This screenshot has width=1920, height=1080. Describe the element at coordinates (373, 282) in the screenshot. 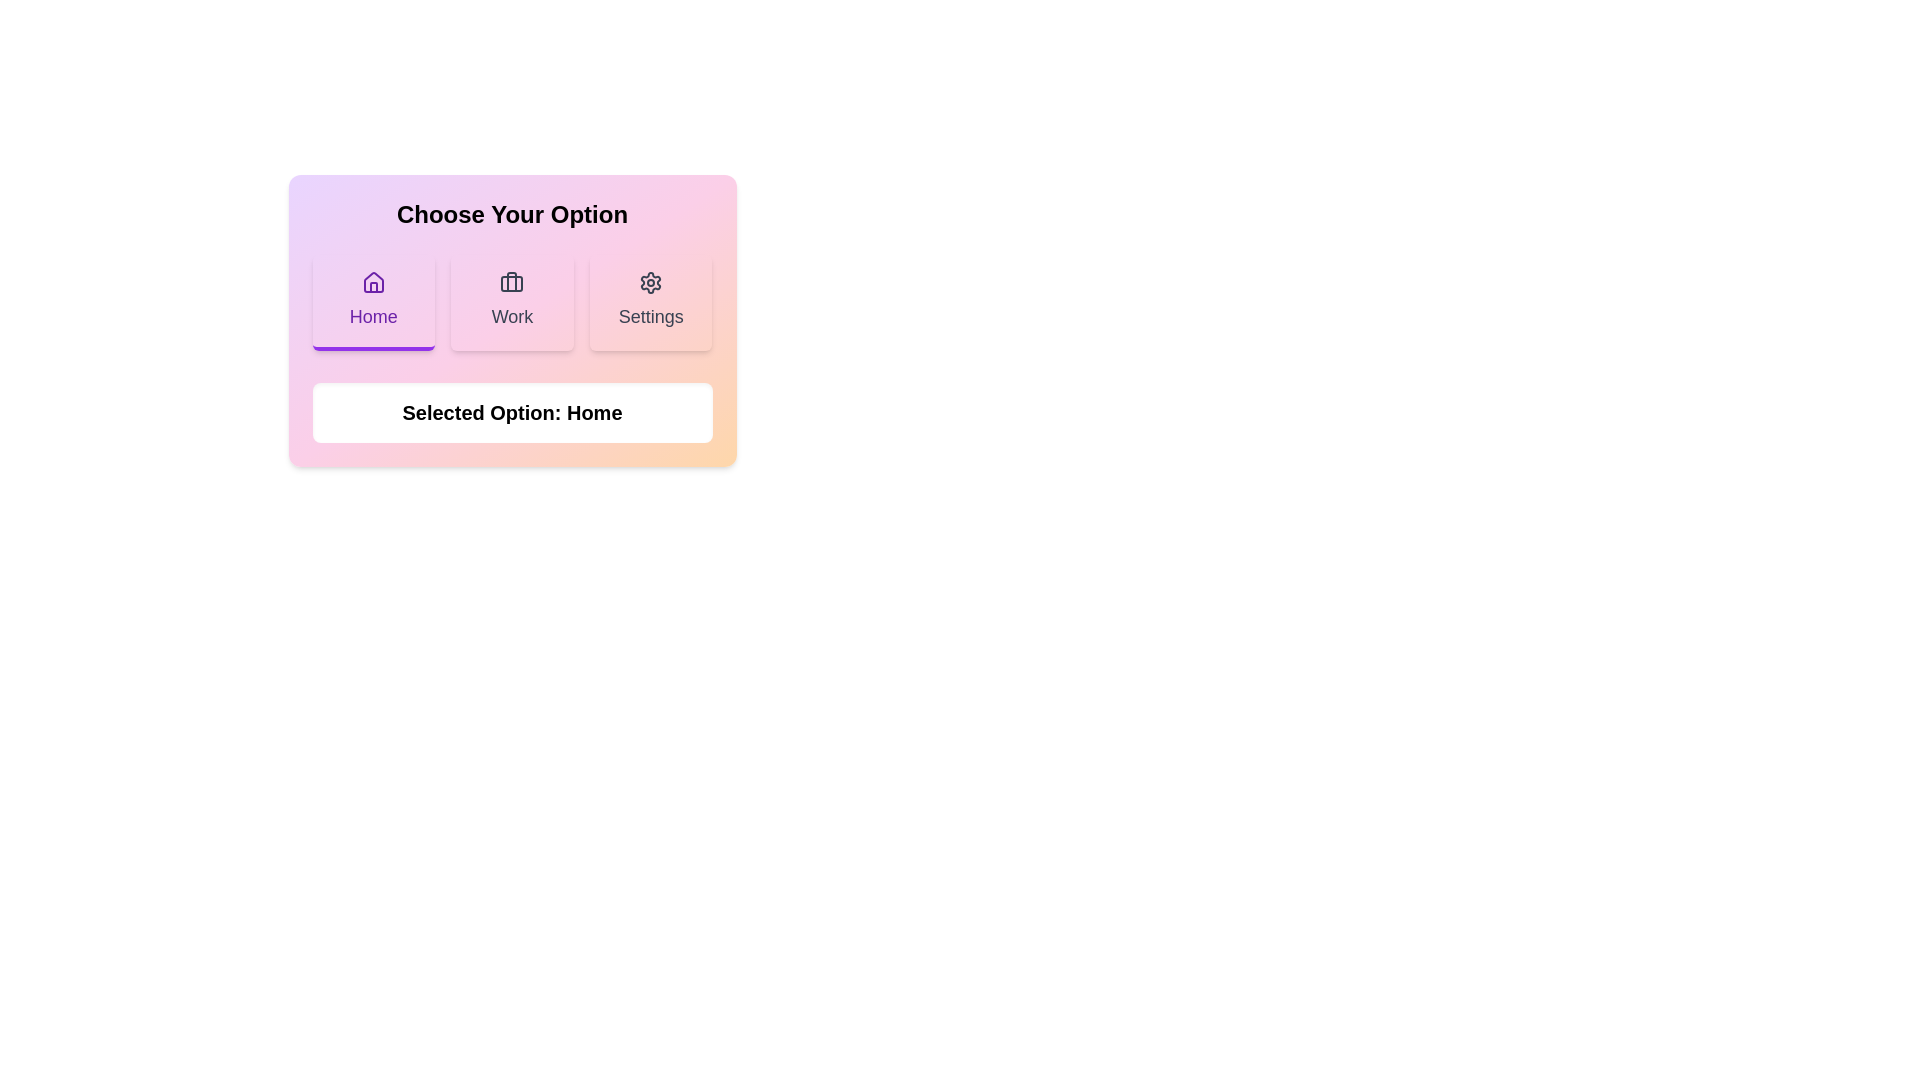

I see `the 'Home' button icon located at the top left of the row of three buttons under the heading 'Choose Your Option'` at that location.